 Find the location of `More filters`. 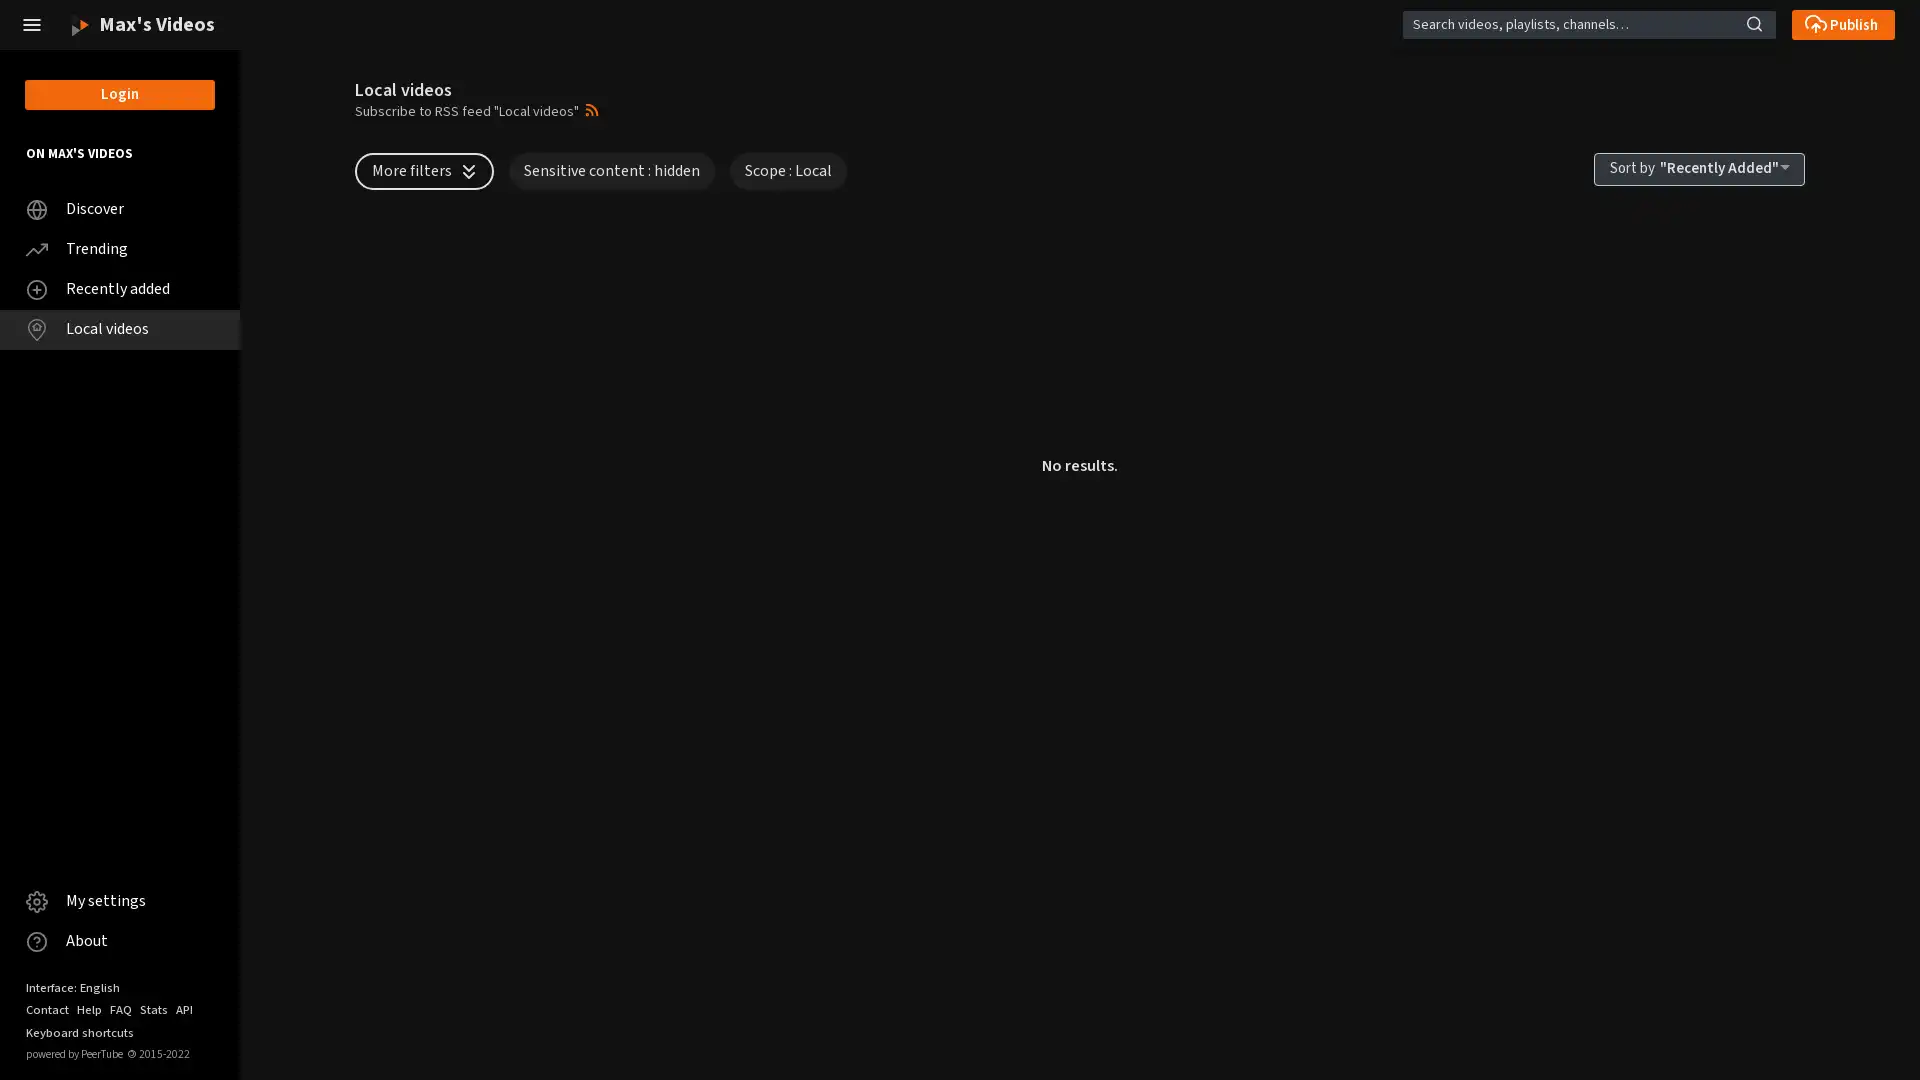

More filters is located at coordinates (423, 169).